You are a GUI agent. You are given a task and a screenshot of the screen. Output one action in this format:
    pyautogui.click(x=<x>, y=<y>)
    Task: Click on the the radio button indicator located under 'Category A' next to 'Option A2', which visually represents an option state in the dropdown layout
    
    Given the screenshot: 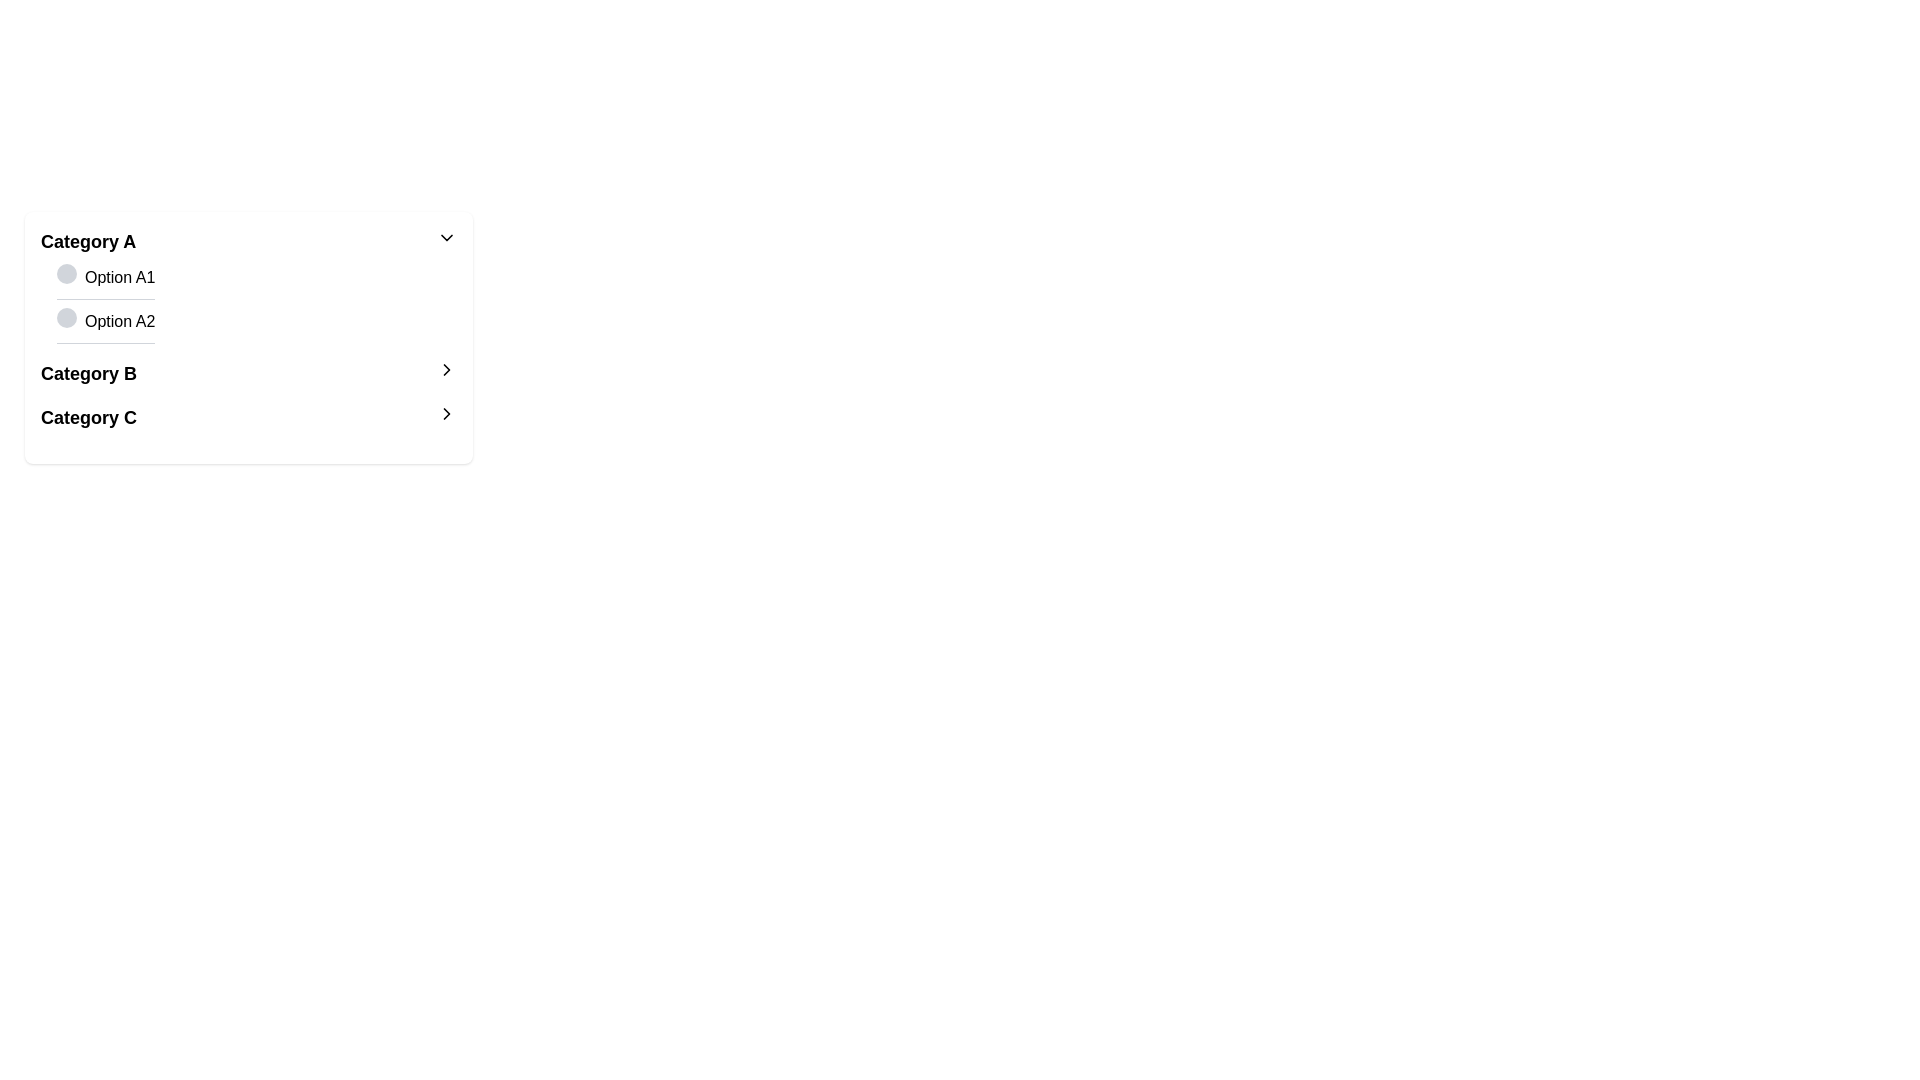 What is the action you would take?
    pyautogui.click(x=67, y=316)
    